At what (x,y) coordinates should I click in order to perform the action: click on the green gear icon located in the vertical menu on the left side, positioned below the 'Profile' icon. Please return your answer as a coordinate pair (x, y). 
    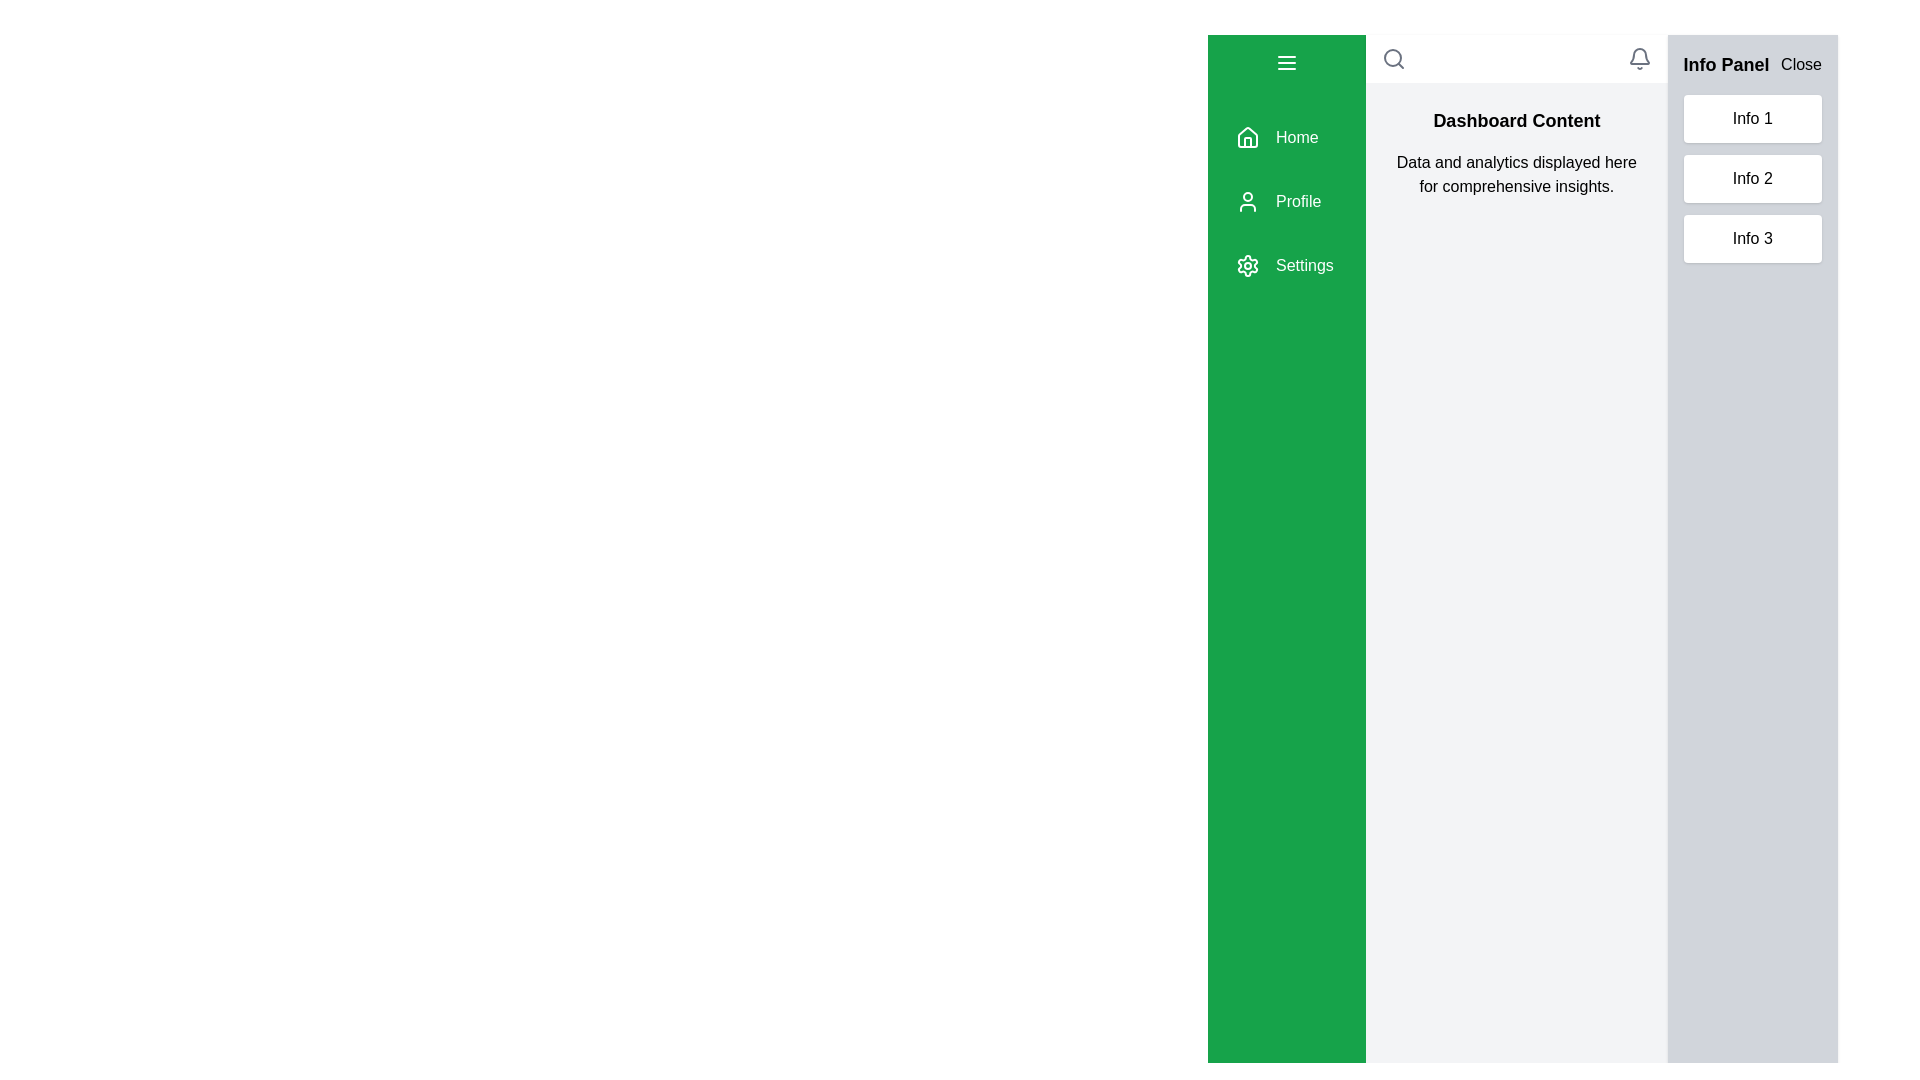
    Looking at the image, I should click on (1247, 265).